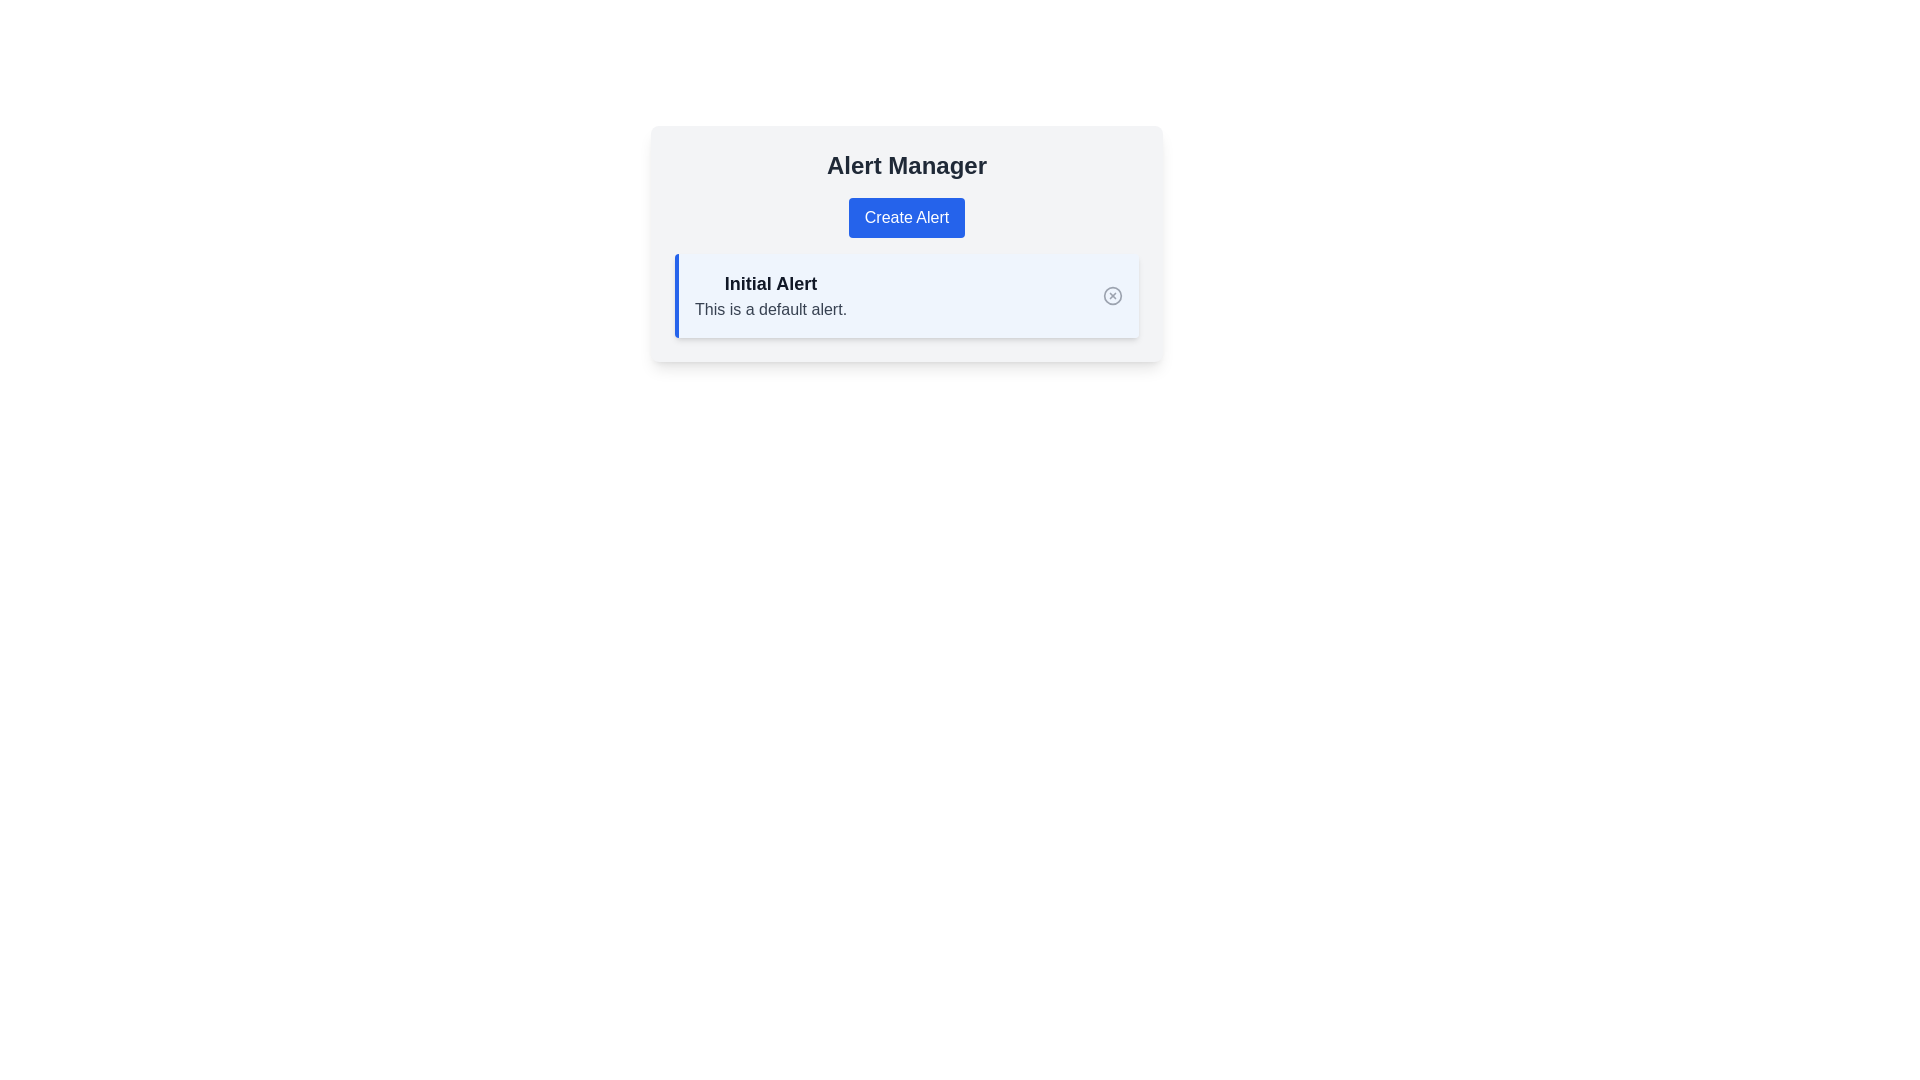 The width and height of the screenshot is (1920, 1080). What do you see at coordinates (1112, 296) in the screenshot?
I see `the close button located in the top-right corner of the 'Initial Alert' box` at bounding box center [1112, 296].